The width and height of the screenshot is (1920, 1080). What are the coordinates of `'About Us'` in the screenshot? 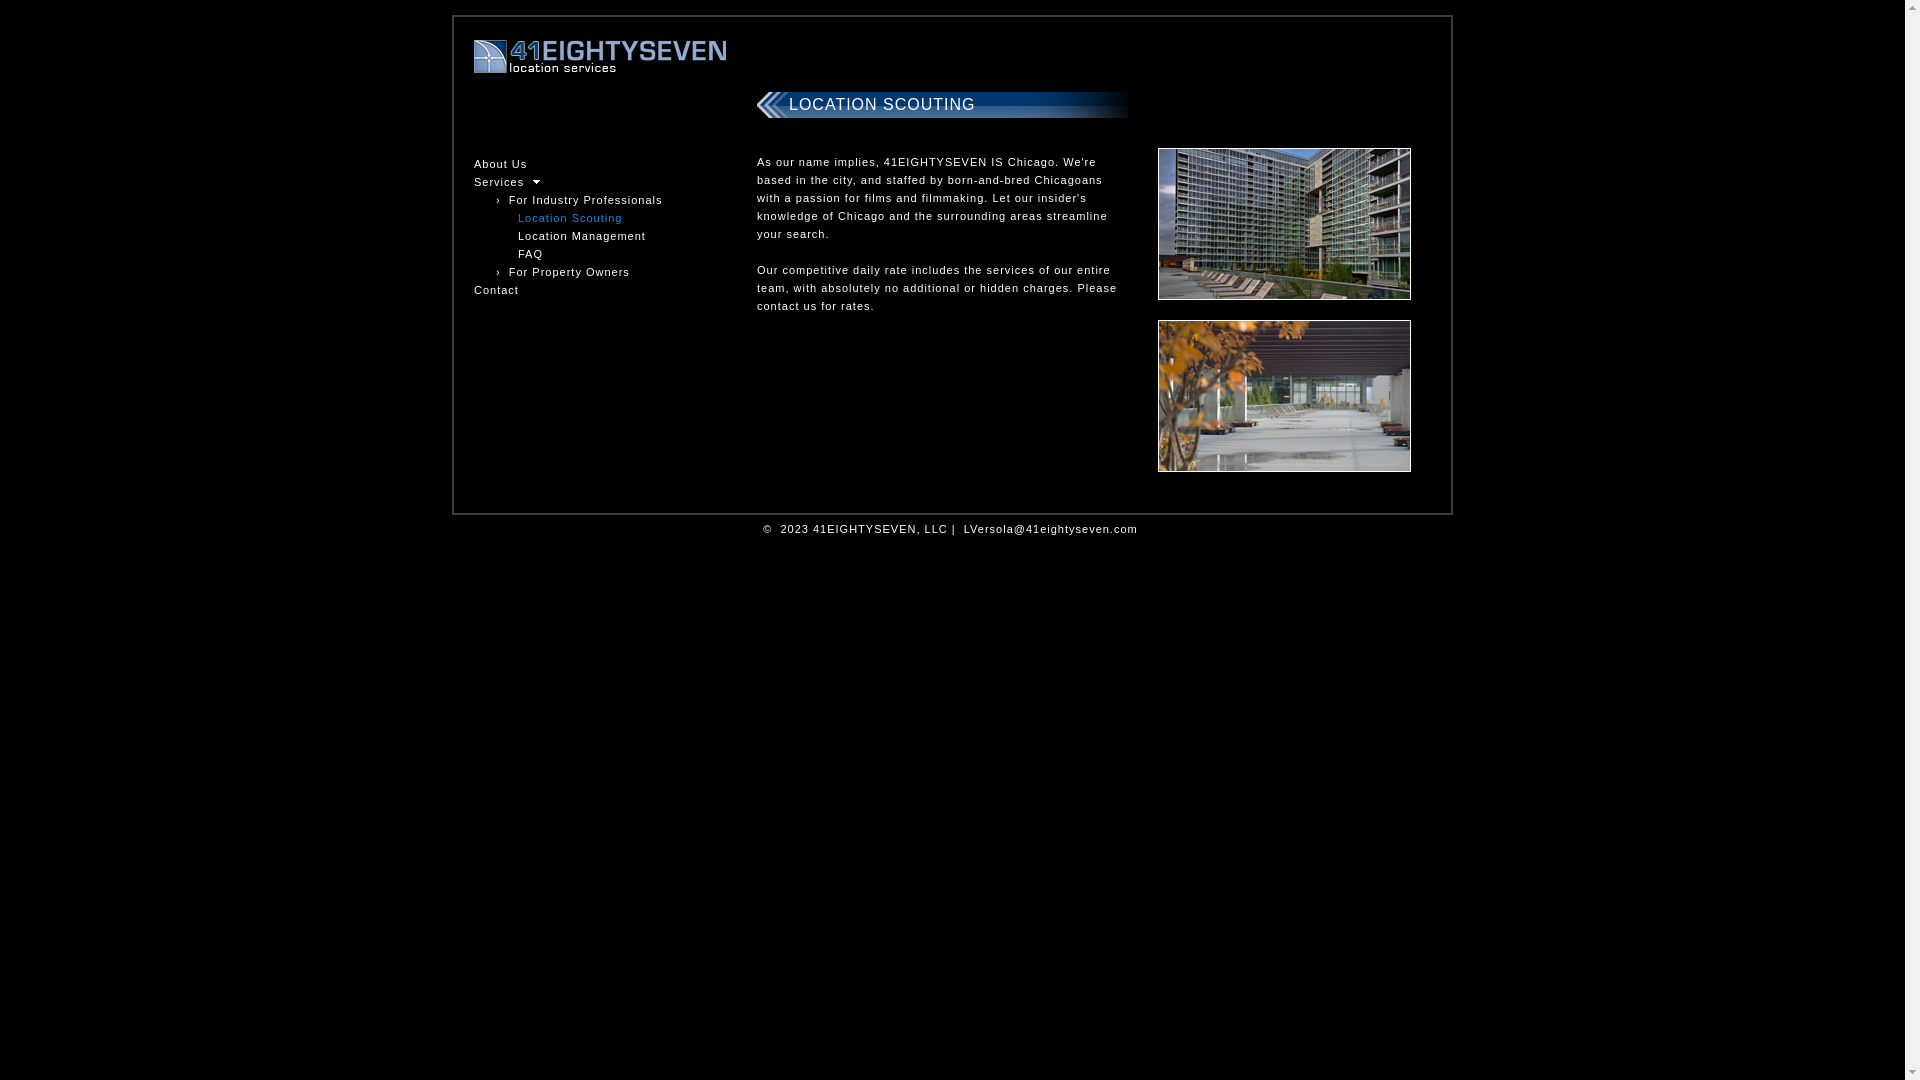 It's located at (500, 163).